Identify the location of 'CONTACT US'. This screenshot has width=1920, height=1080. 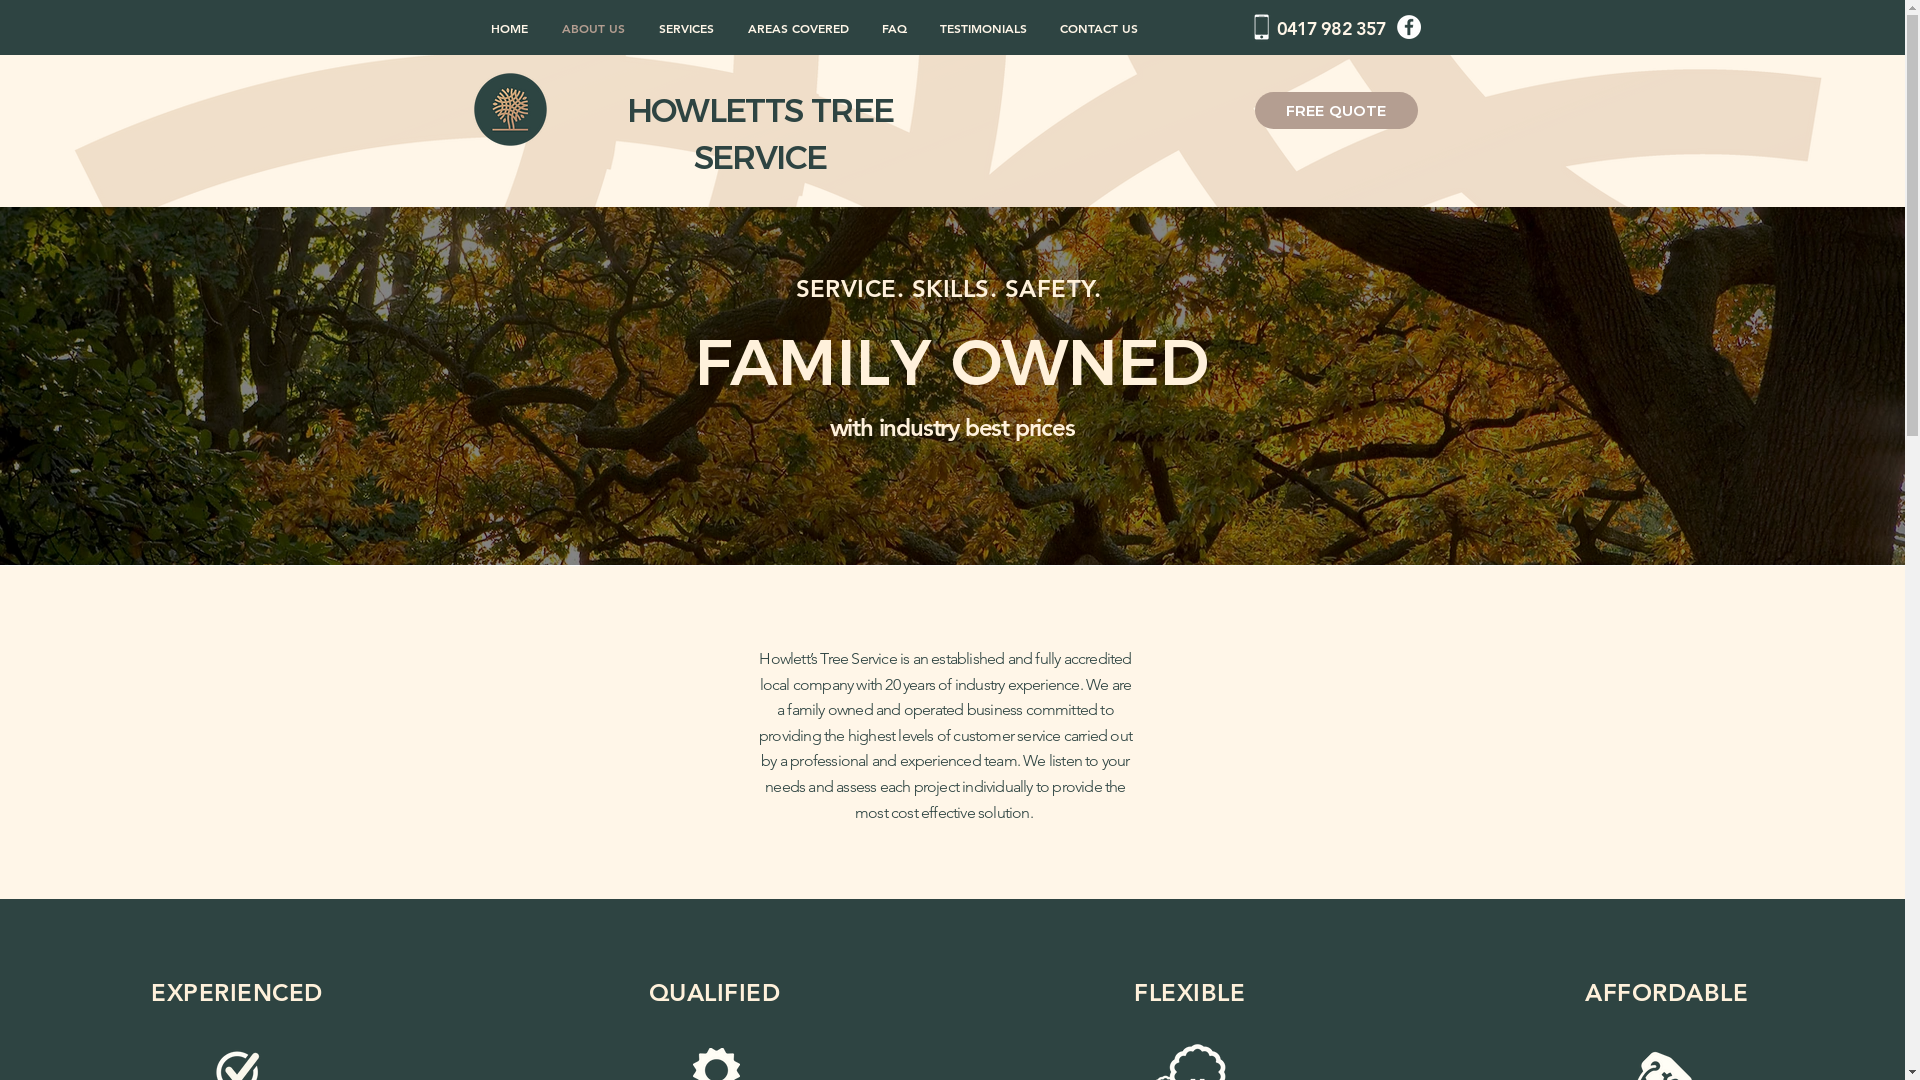
(1098, 28).